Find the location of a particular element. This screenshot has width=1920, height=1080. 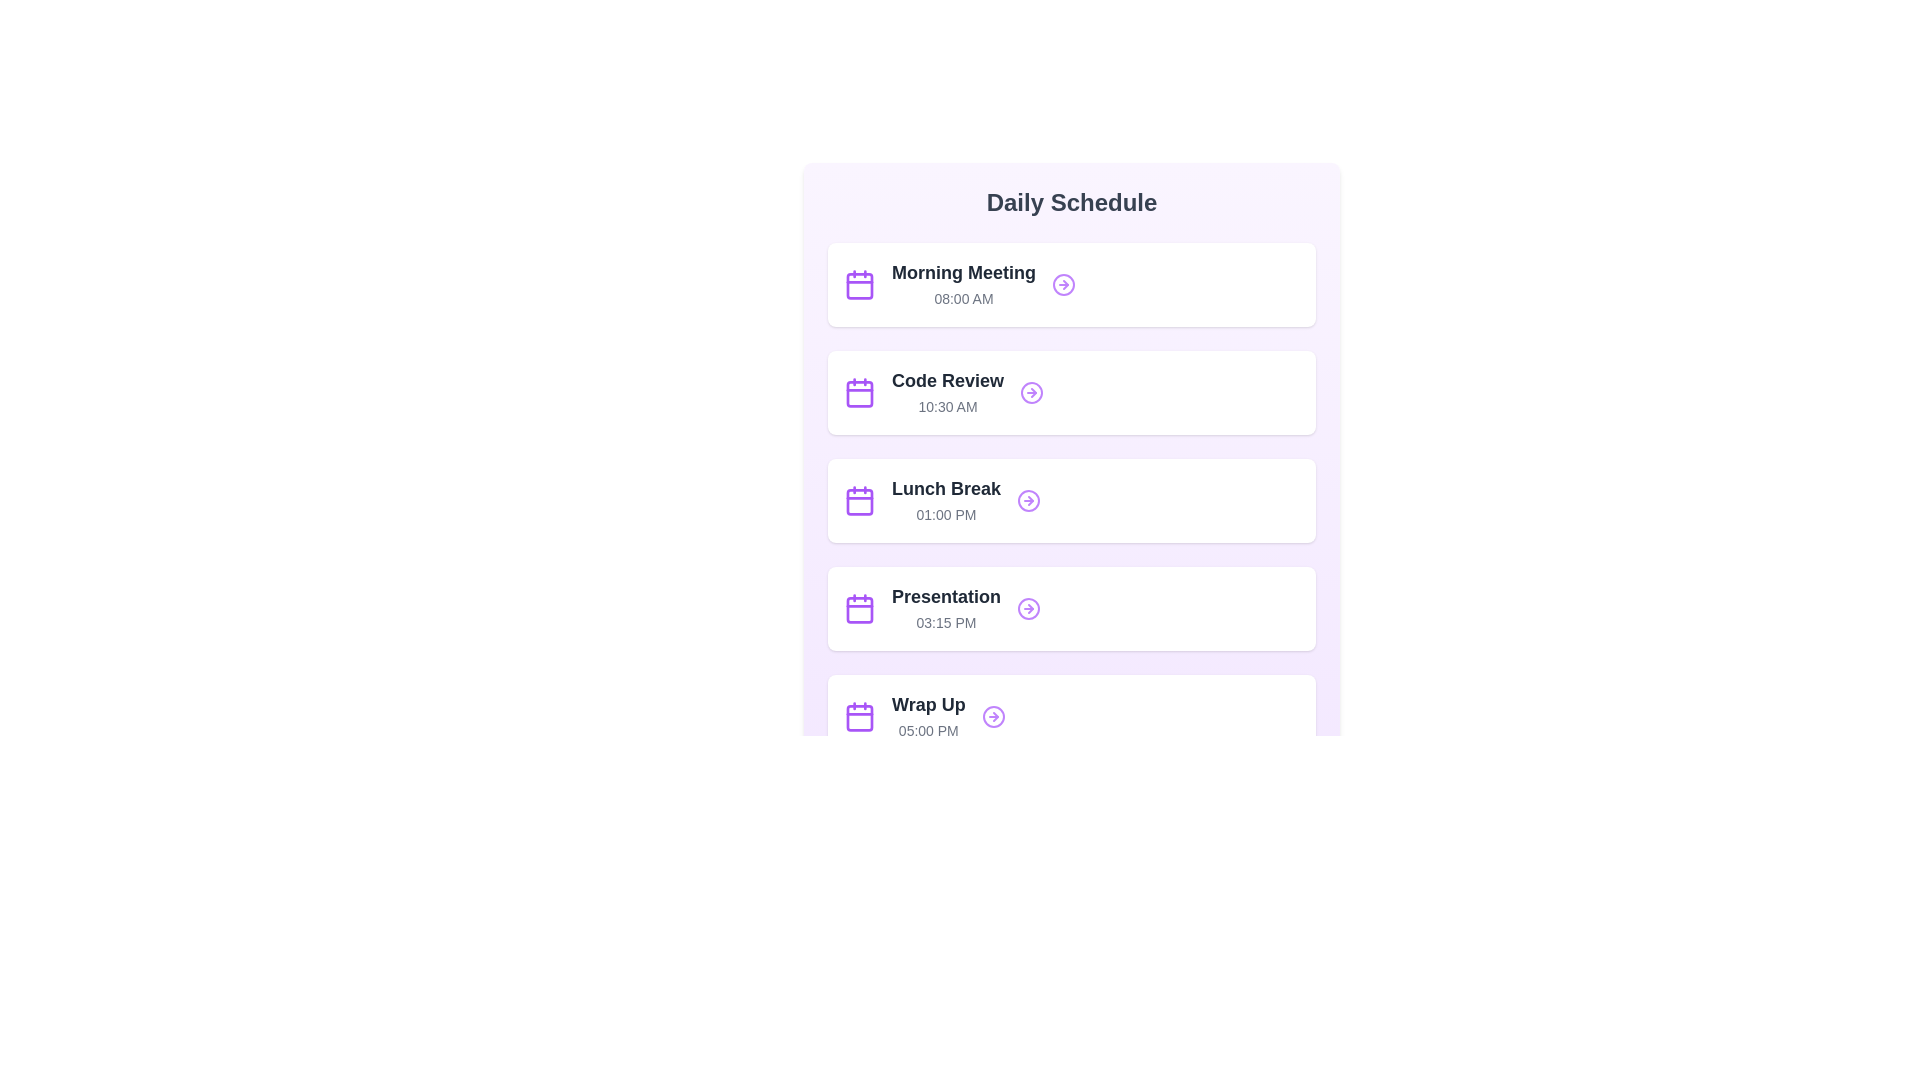

the static text heading that serves as the title for the schedule section, located at the top of the vertically stacked schedule interface is located at coordinates (1070, 203).